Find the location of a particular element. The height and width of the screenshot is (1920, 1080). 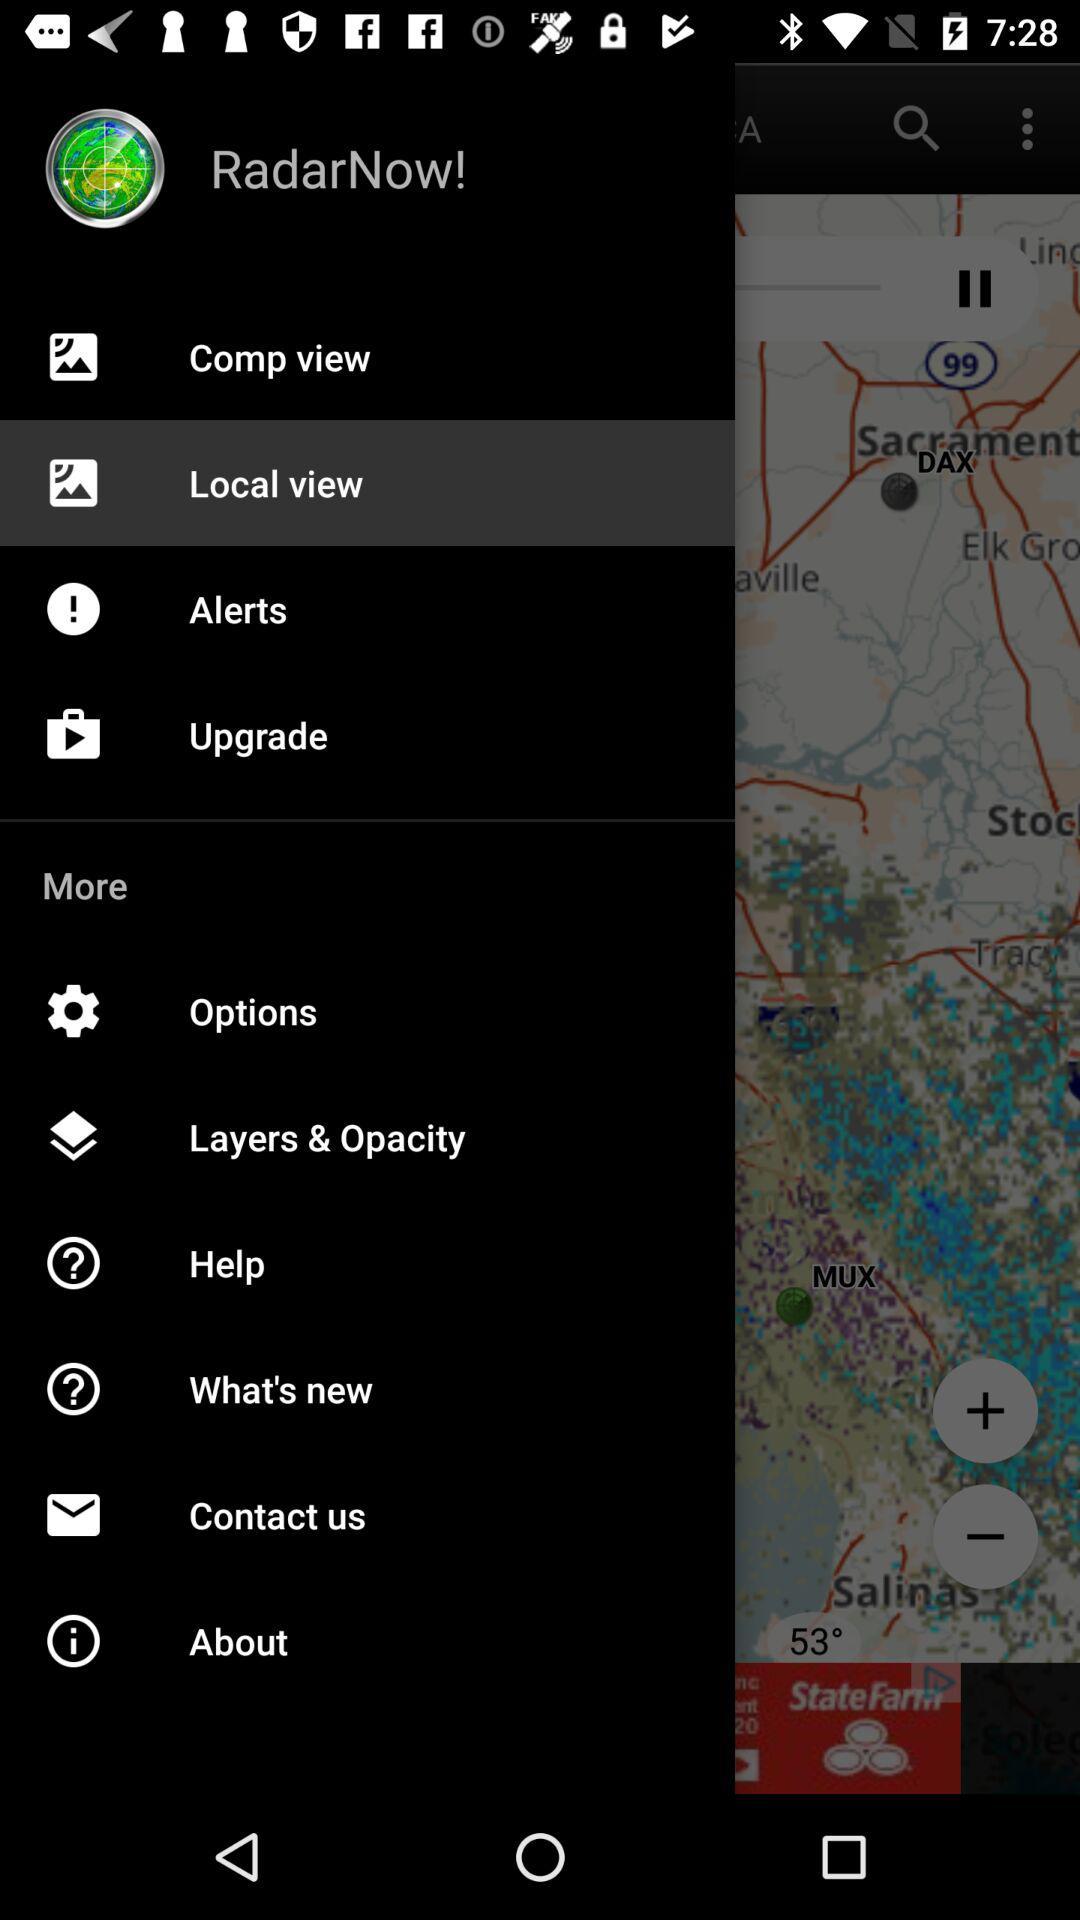

the email icon is located at coordinates (94, 1535).